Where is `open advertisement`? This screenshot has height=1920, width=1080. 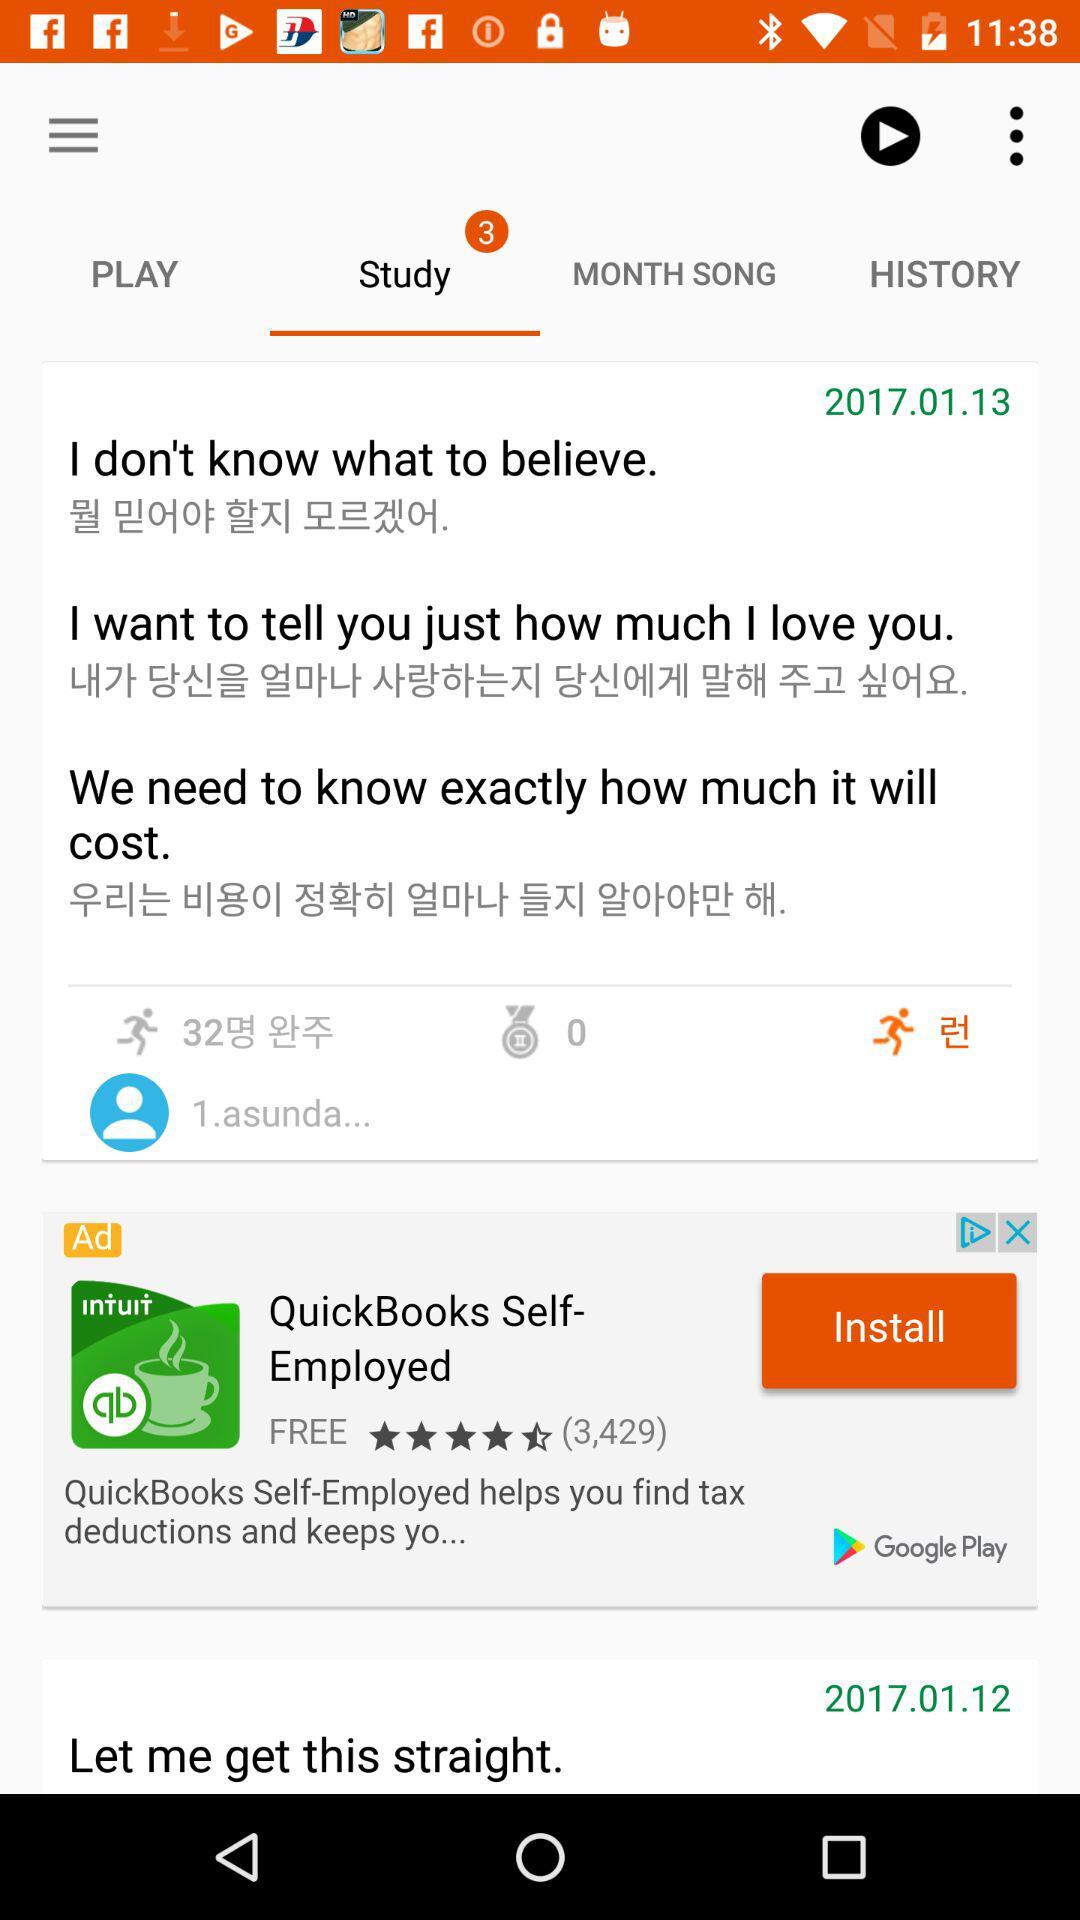 open advertisement is located at coordinates (540, 1408).